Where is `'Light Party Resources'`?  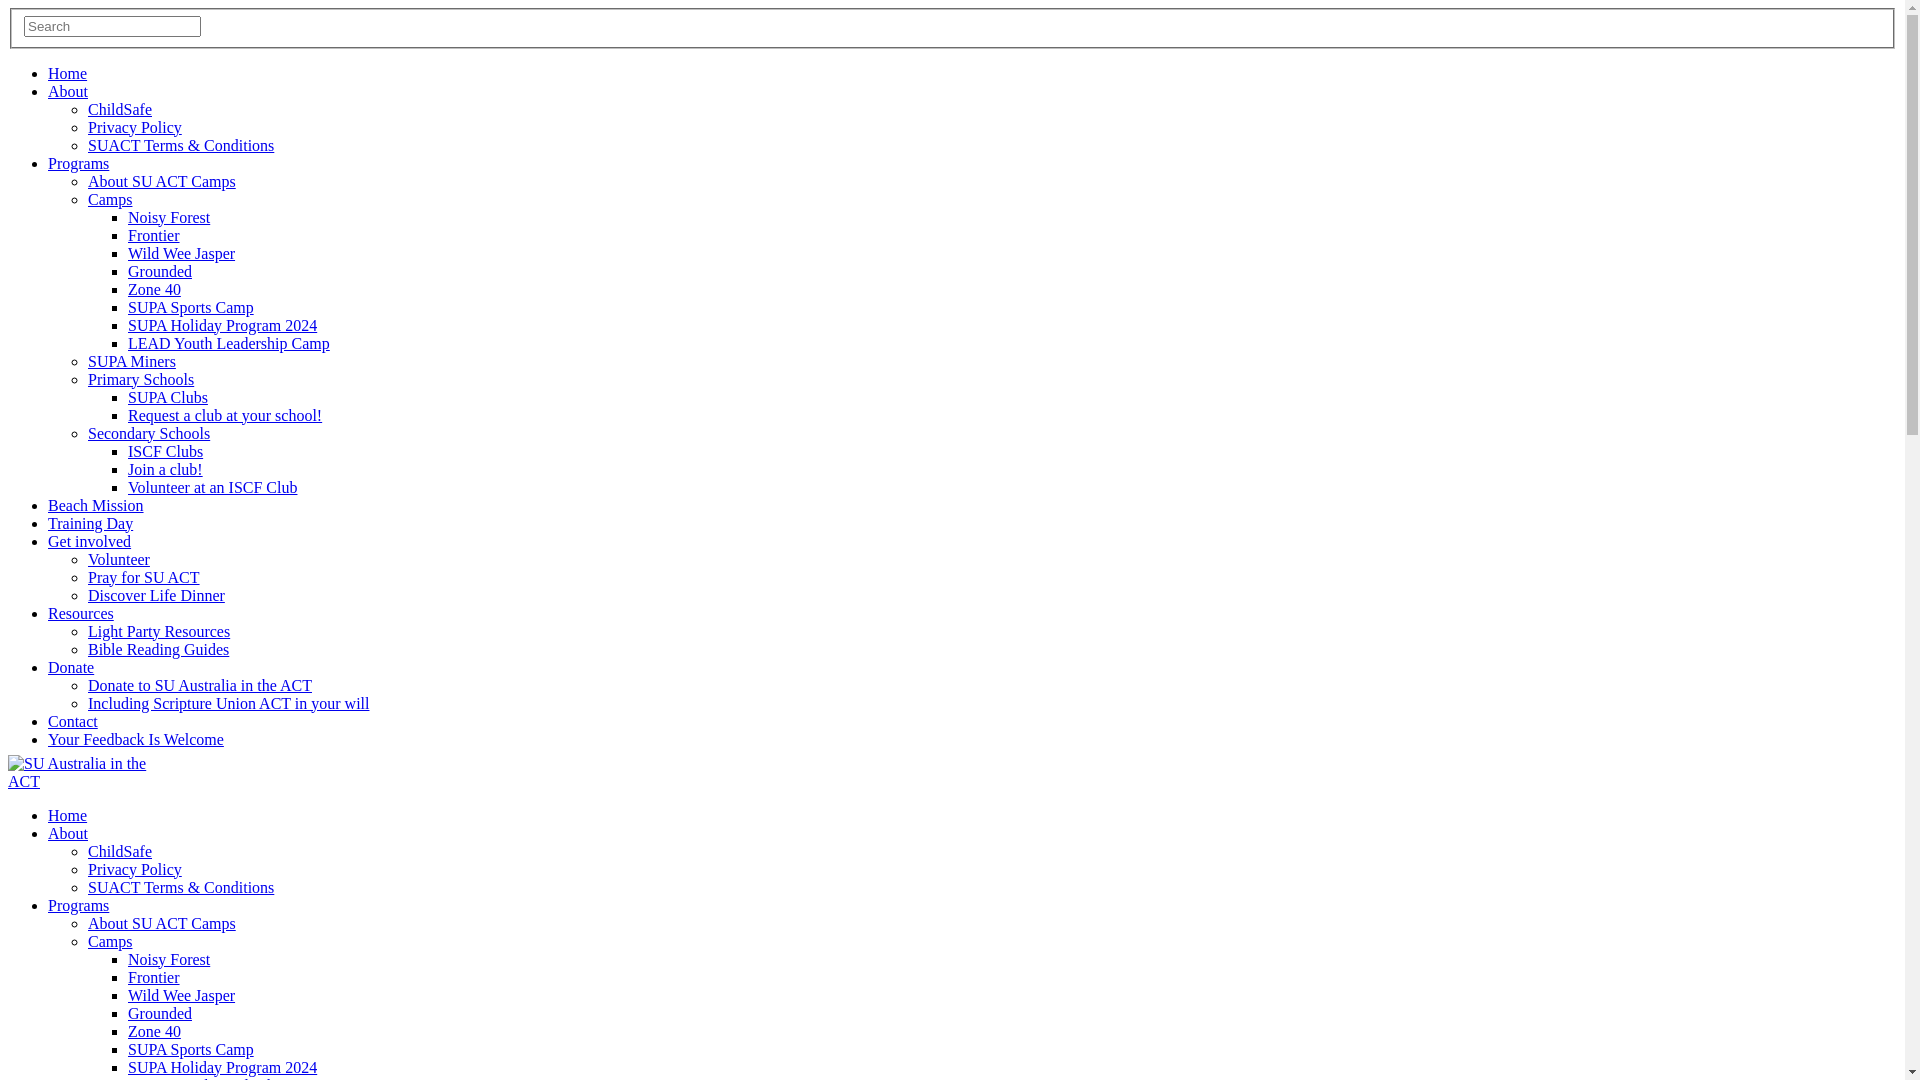 'Light Party Resources' is located at coordinates (157, 631).